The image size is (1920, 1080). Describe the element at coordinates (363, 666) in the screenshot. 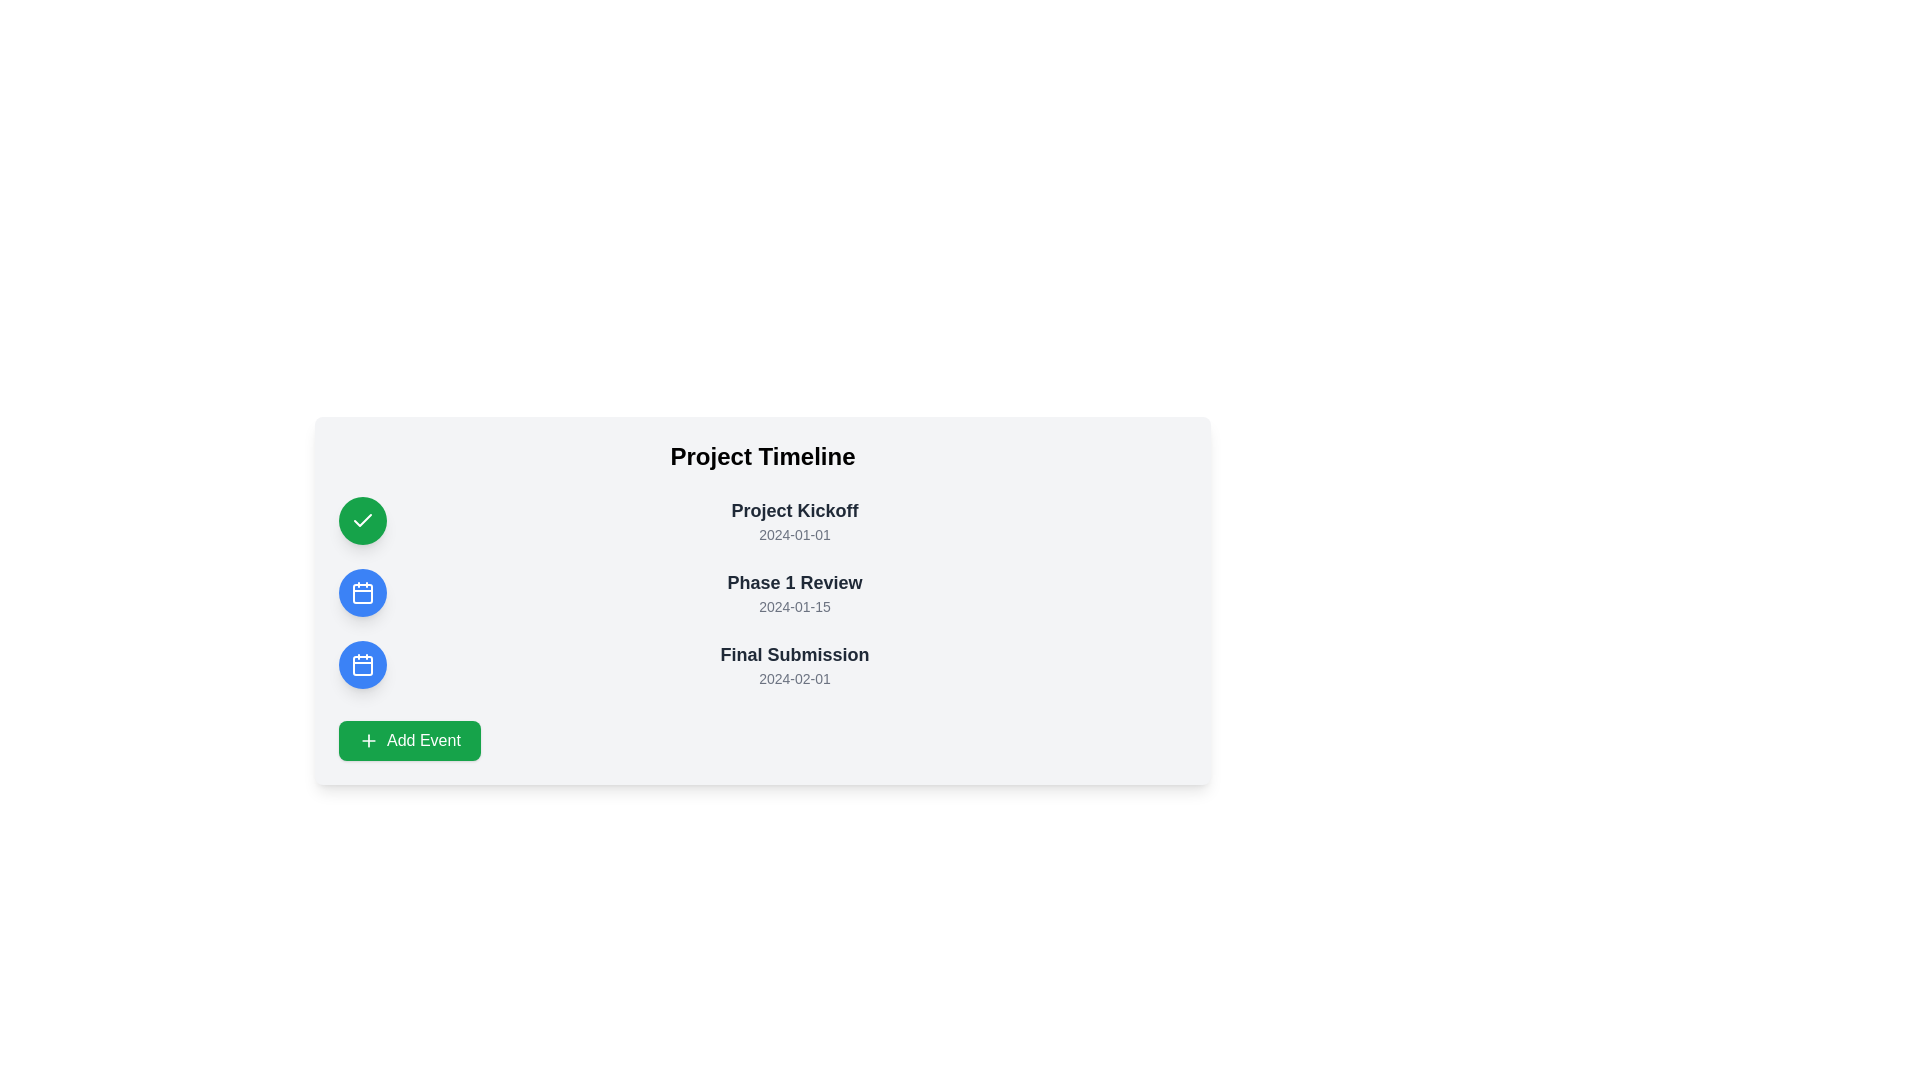

I see `the calendar icon indicator, which is the third element in a vertical list of navigation icons on the left side of the interface` at that location.